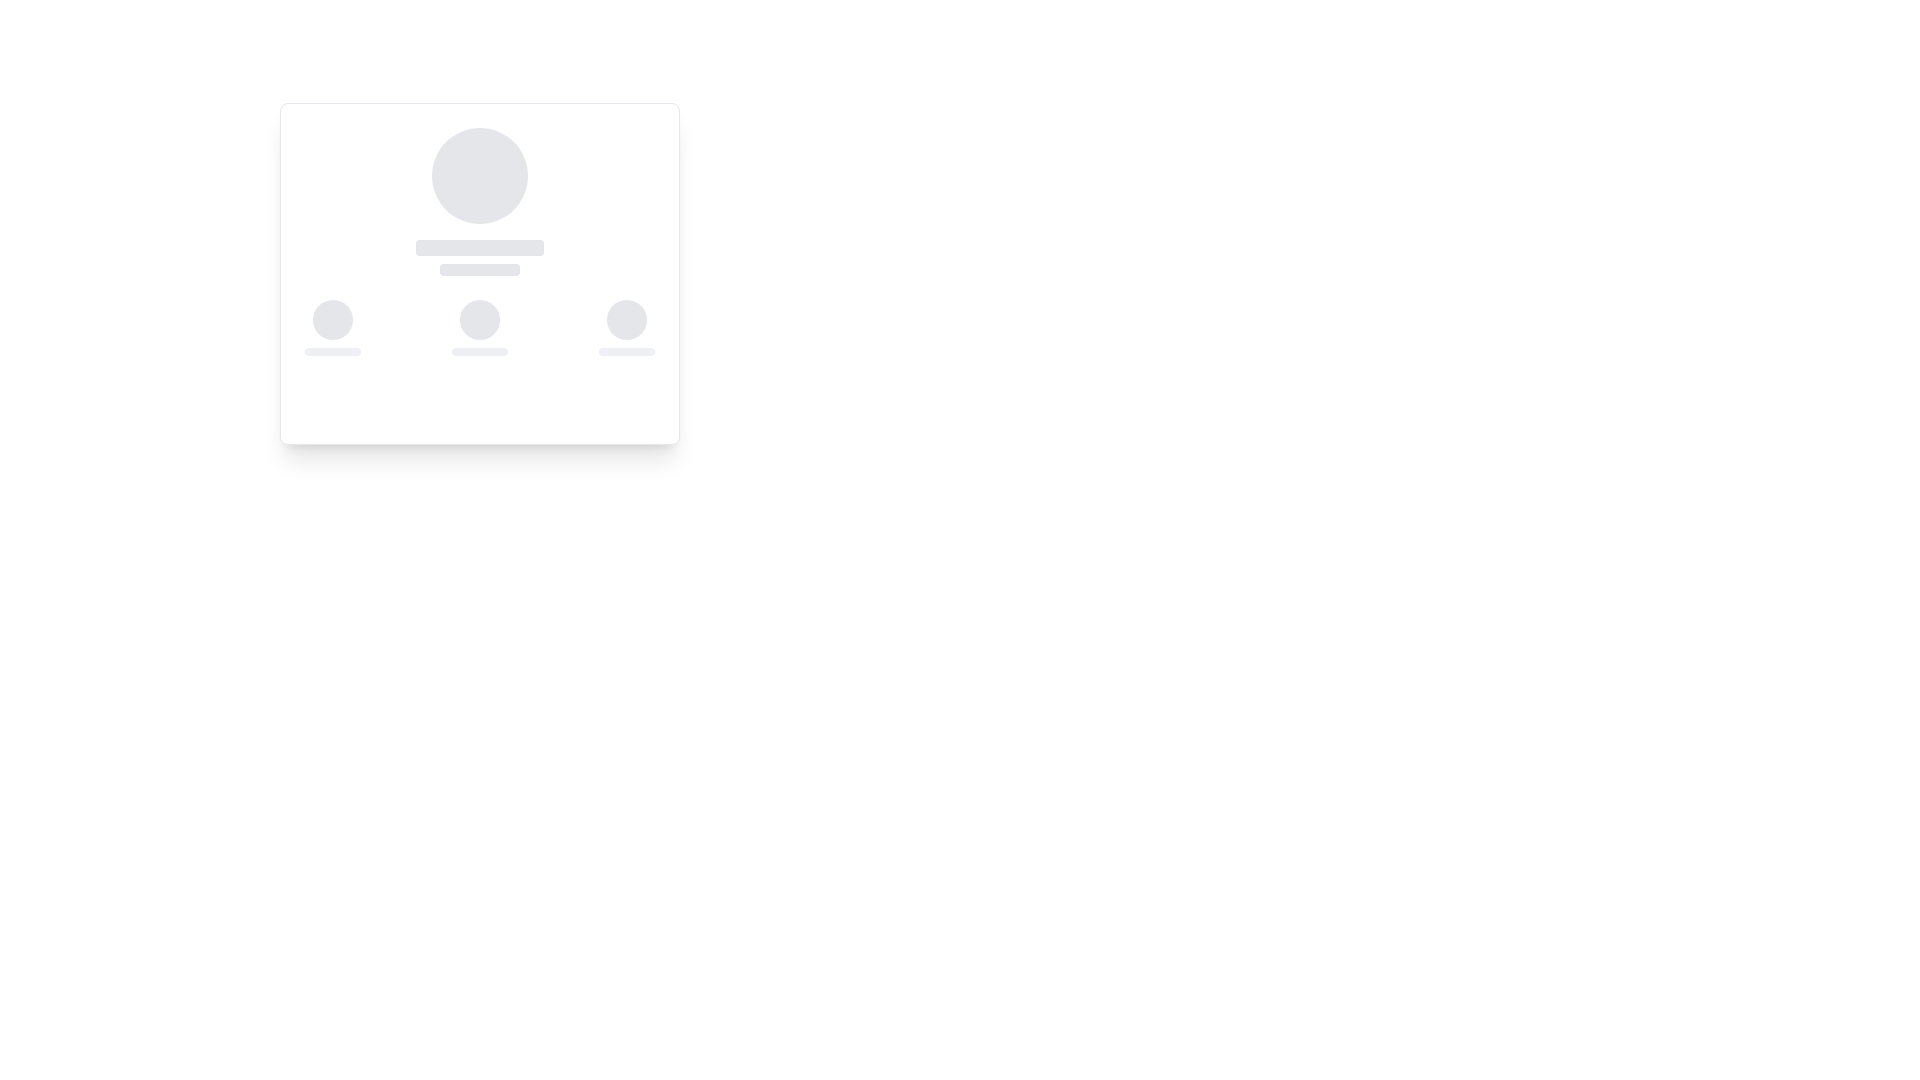 This screenshot has width=1920, height=1080. Describe the element at coordinates (626, 350) in the screenshot. I see `the small rectangular light gray placeholder with rounded corners that has a pulsing loading animation, located directly below a circular placeholder graphic` at that location.